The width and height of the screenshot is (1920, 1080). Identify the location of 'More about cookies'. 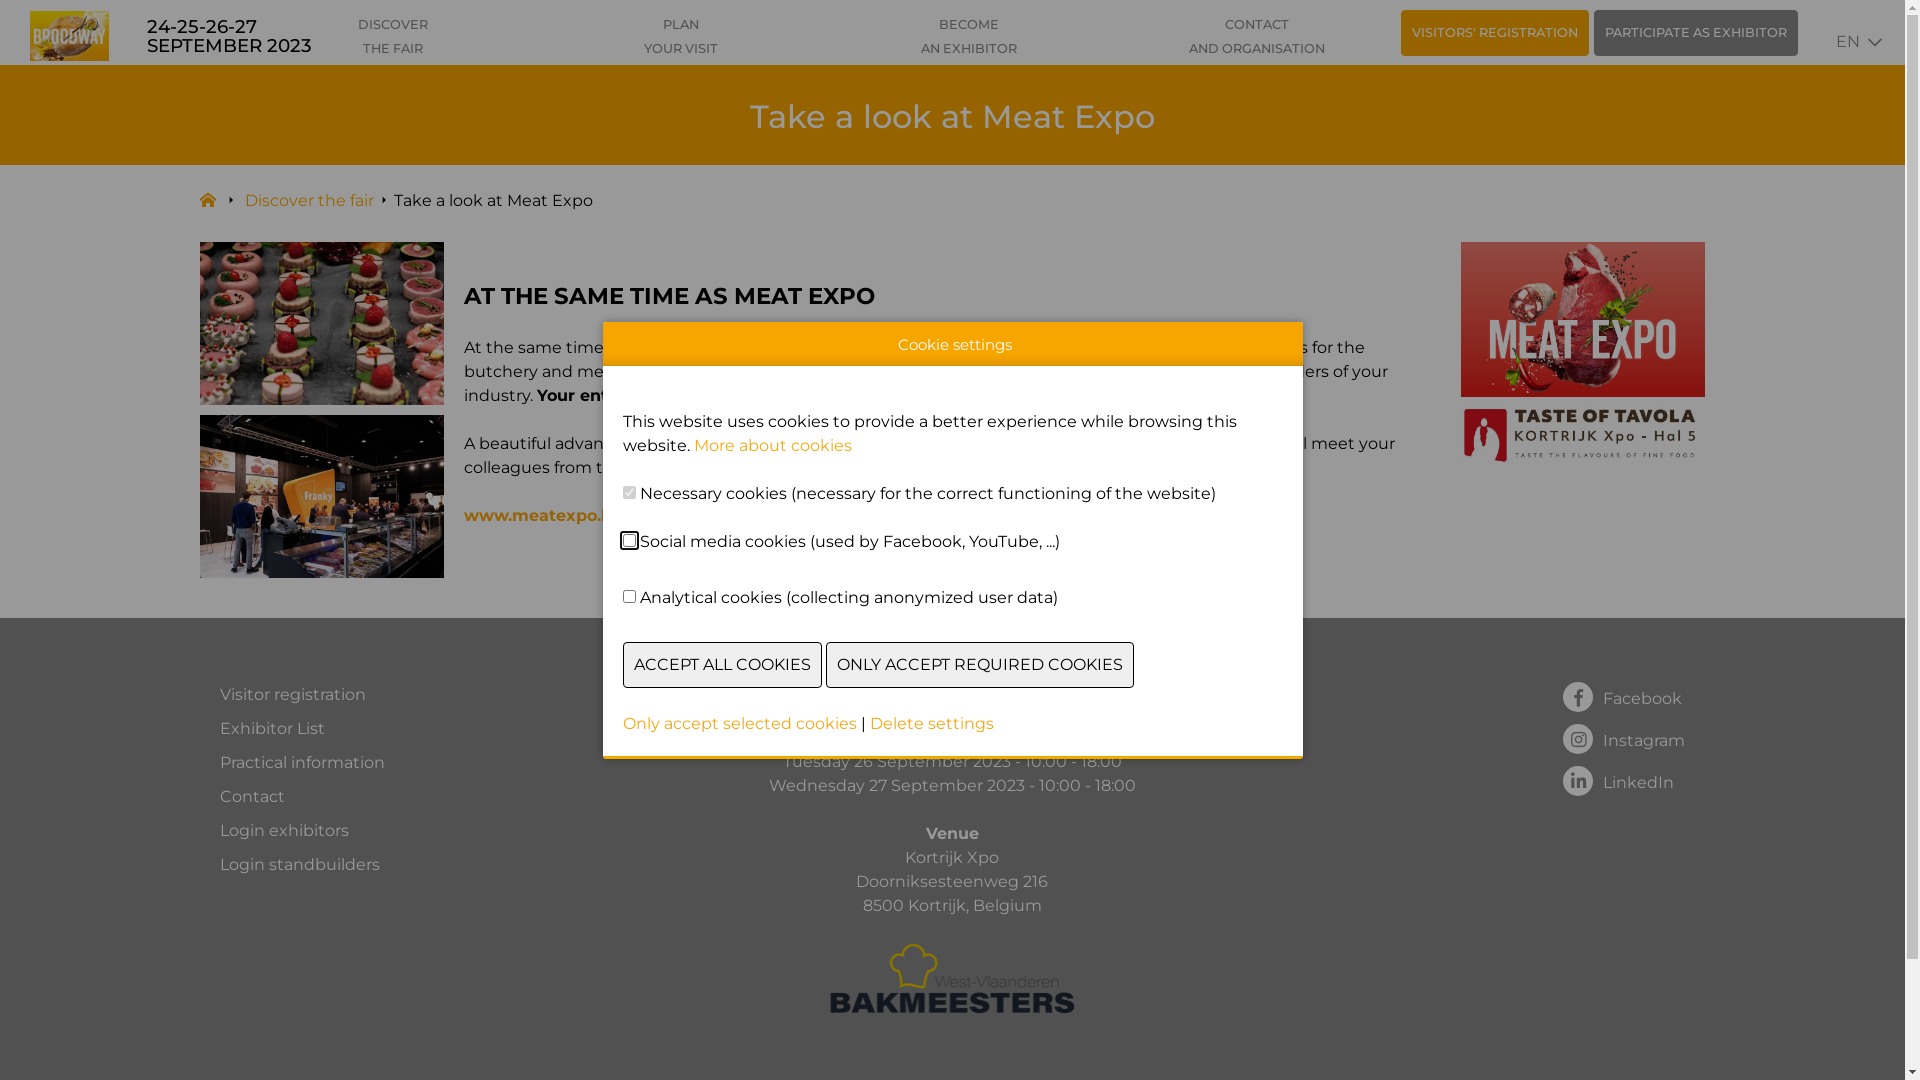
(771, 444).